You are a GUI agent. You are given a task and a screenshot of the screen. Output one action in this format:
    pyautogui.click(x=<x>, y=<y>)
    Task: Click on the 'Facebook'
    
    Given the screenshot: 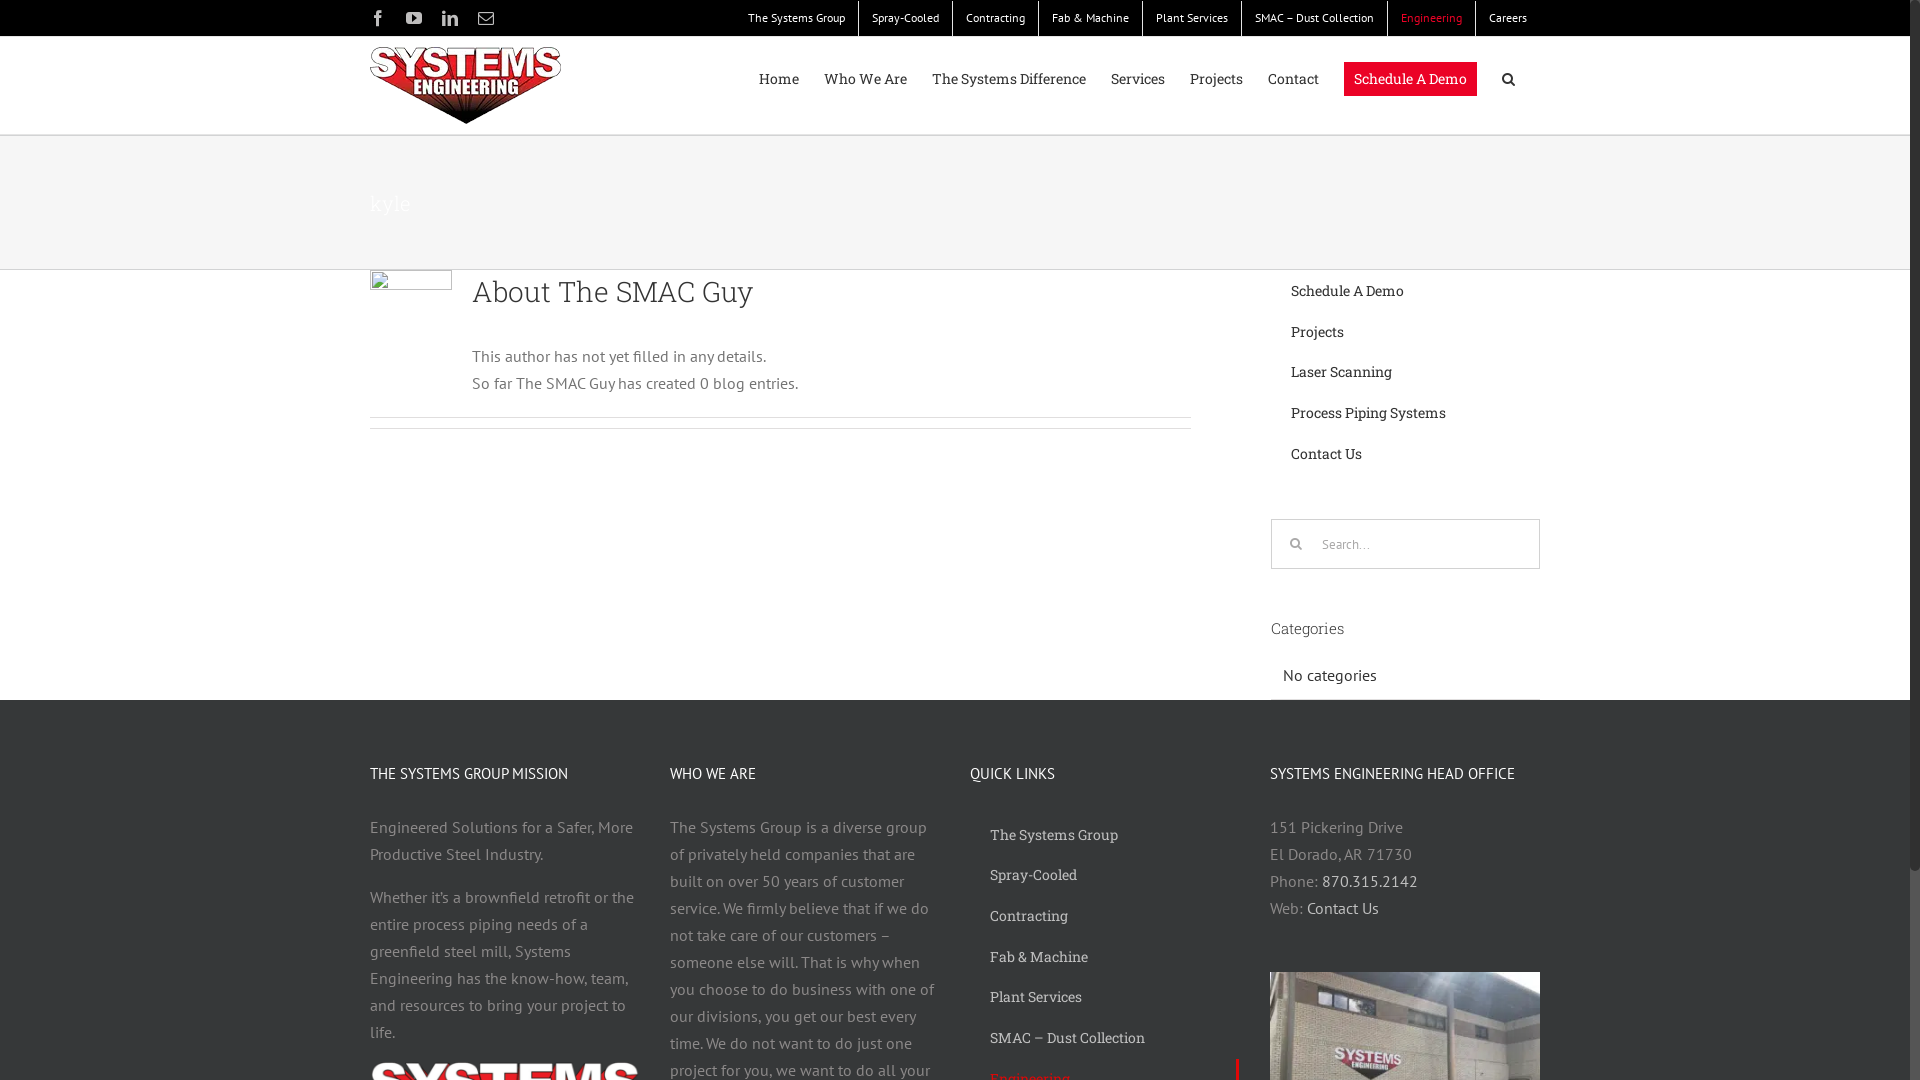 What is the action you would take?
    pyautogui.click(x=378, y=18)
    